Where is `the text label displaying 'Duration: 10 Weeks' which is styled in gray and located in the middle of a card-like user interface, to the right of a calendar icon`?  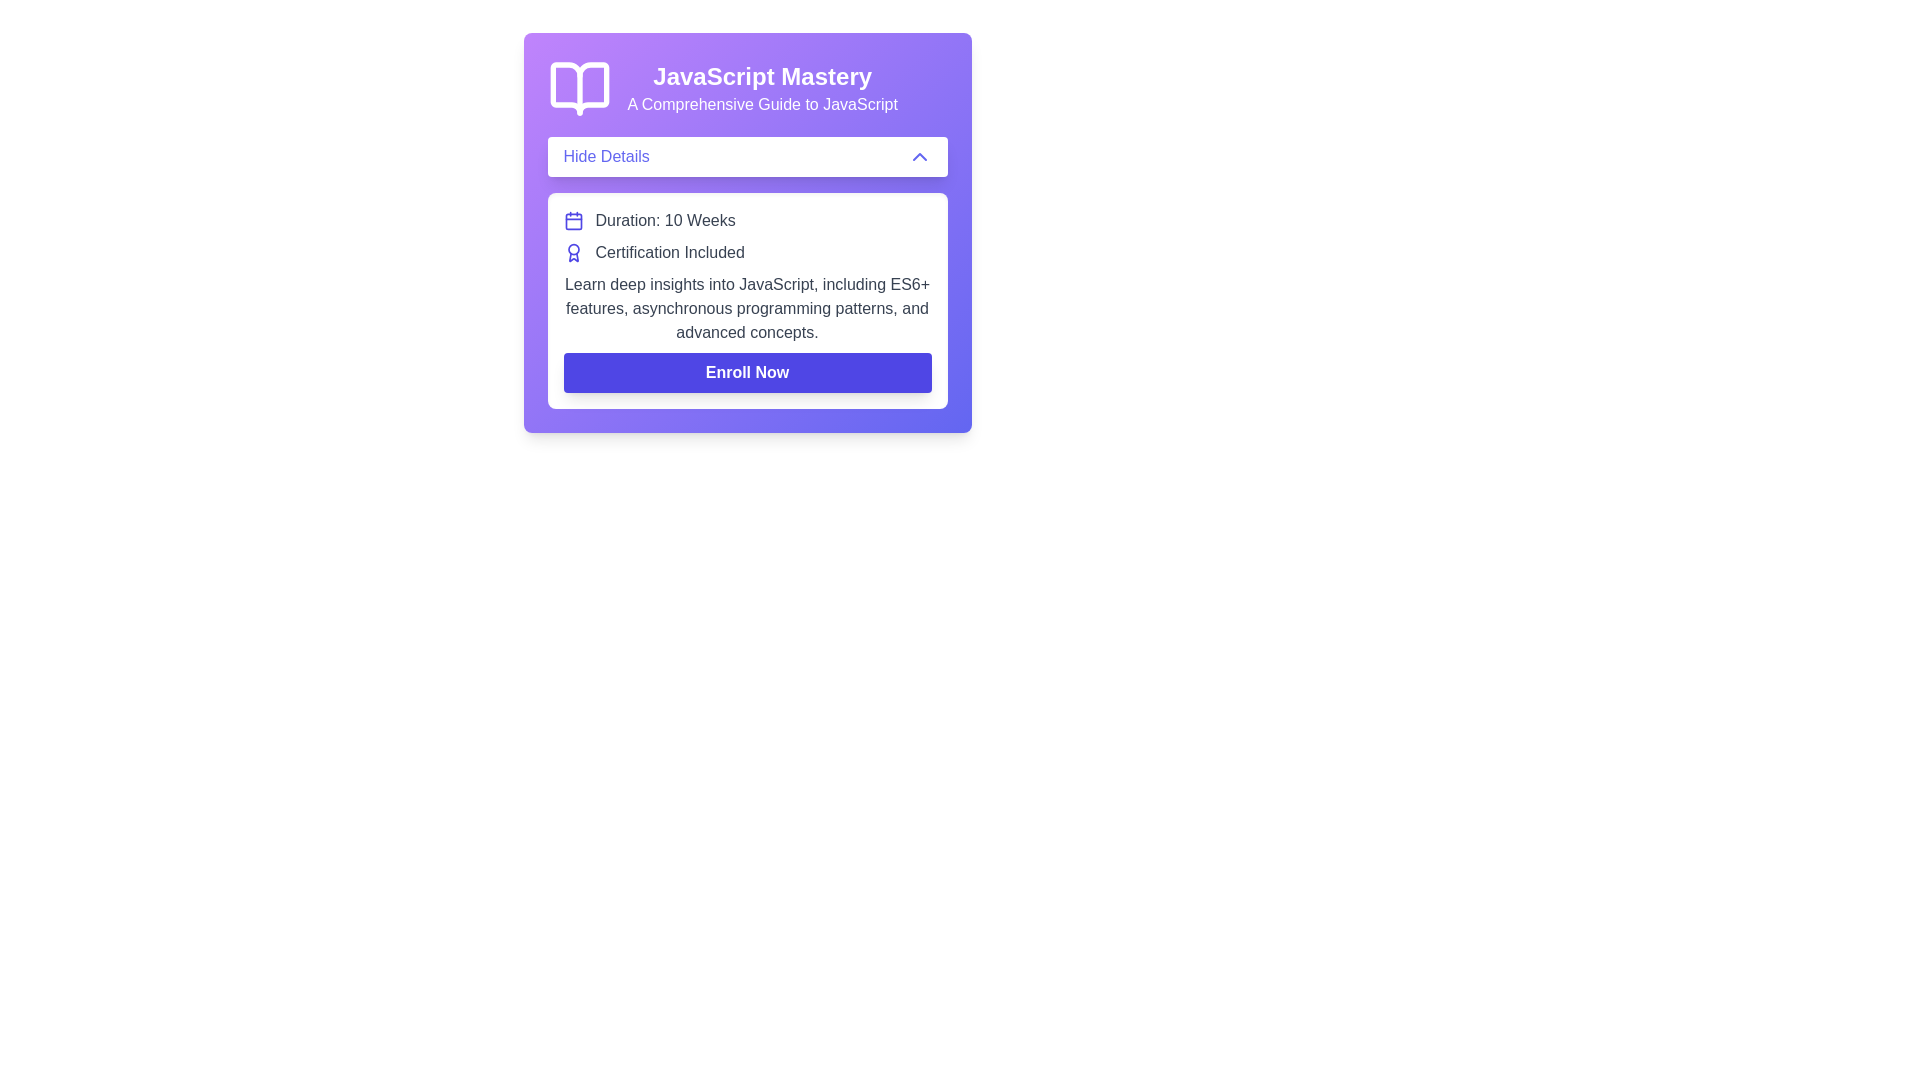 the text label displaying 'Duration: 10 Weeks' which is styled in gray and located in the middle of a card-like user interface, to the right of a calendar icon is located at coordinates (665, 220).